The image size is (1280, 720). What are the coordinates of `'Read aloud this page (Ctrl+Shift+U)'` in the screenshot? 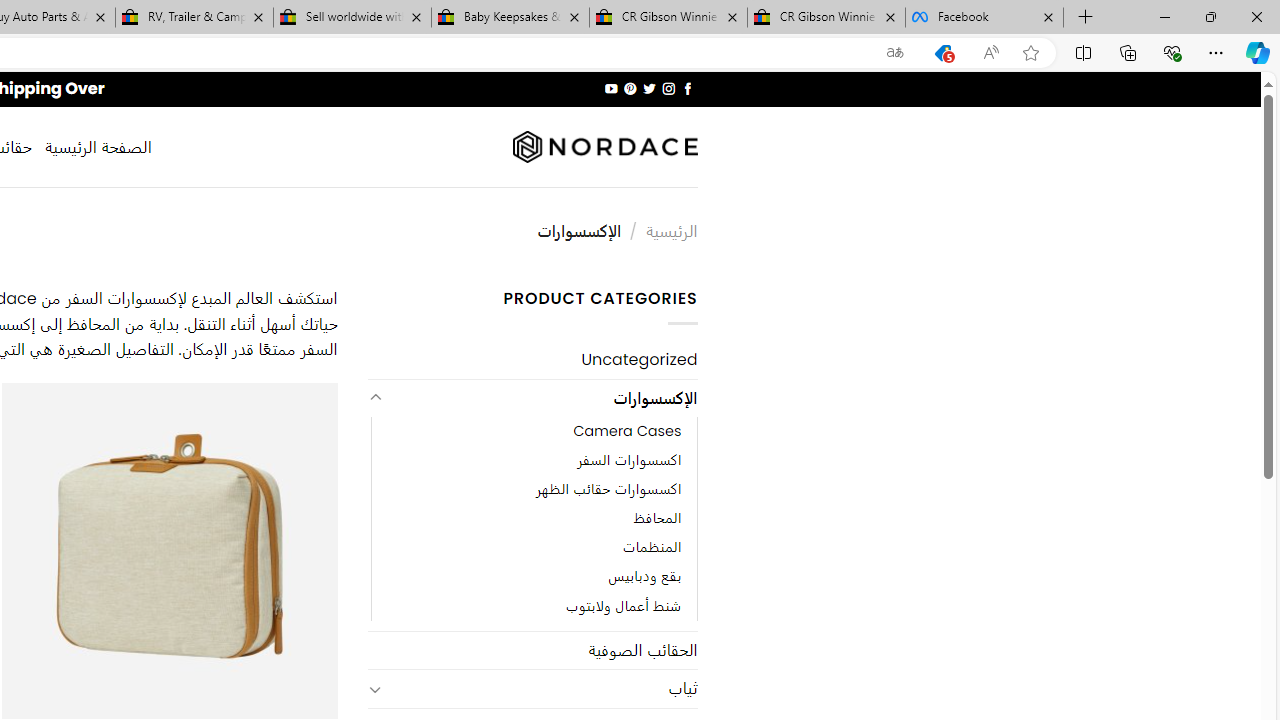 It's located at (991, 52).